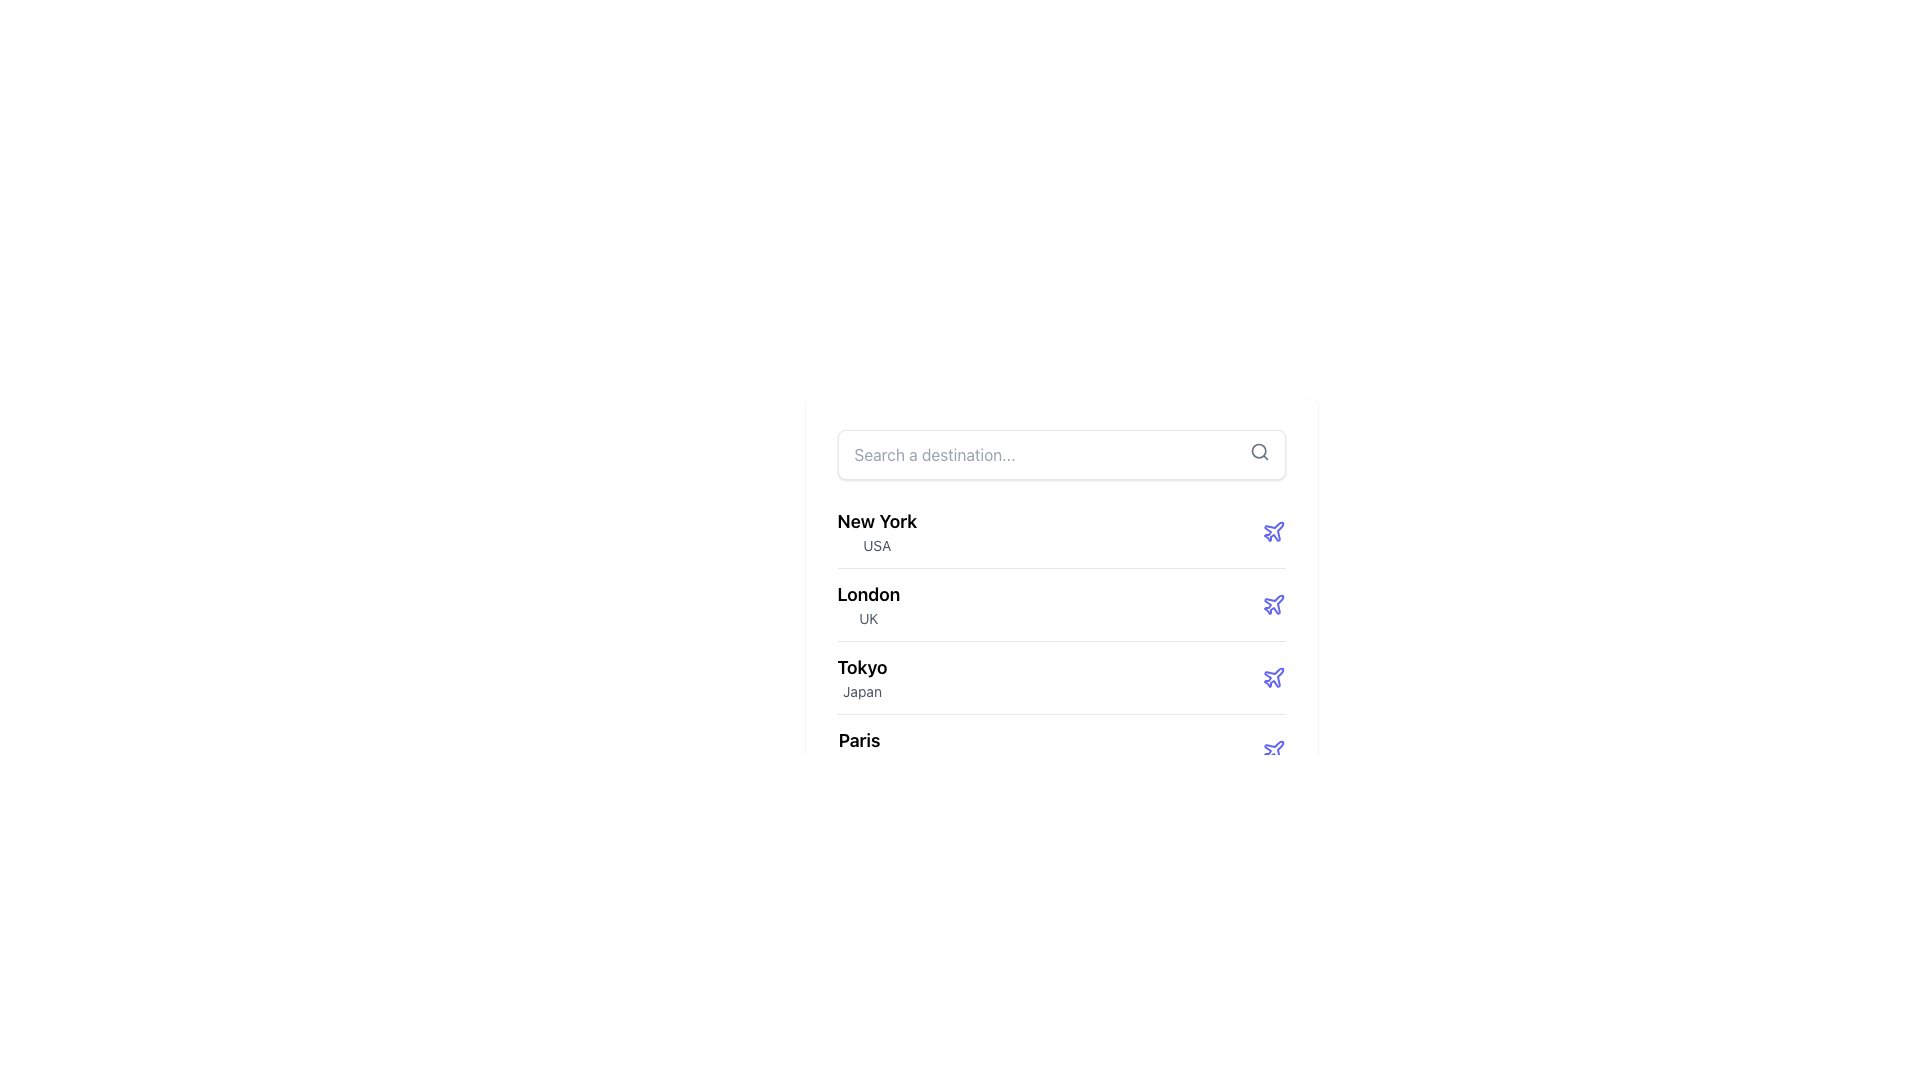 This screenshot has width=1920, height=1080. I want to click on the Text Label indicating the country associated with the city 'Tokyo', which is located in the third row of the list under the text 'Tokyo', so click(862, 690).